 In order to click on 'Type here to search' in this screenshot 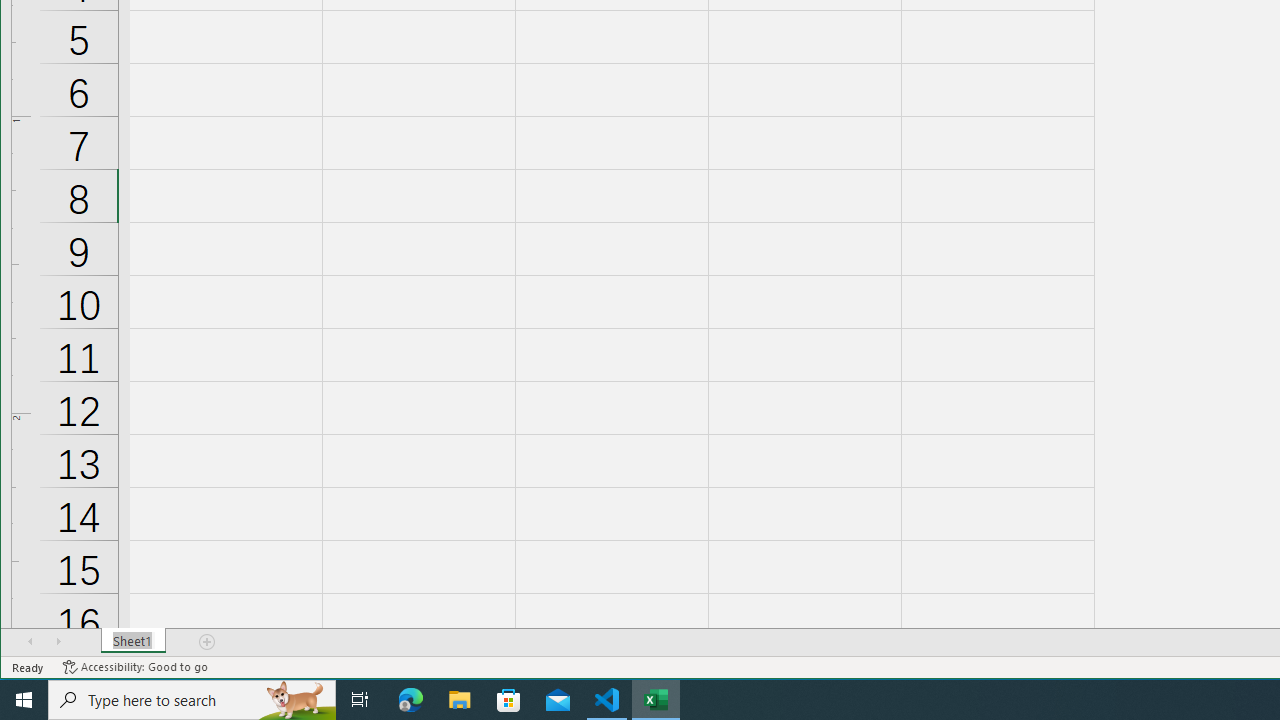, I will do `click(192, 698)`.